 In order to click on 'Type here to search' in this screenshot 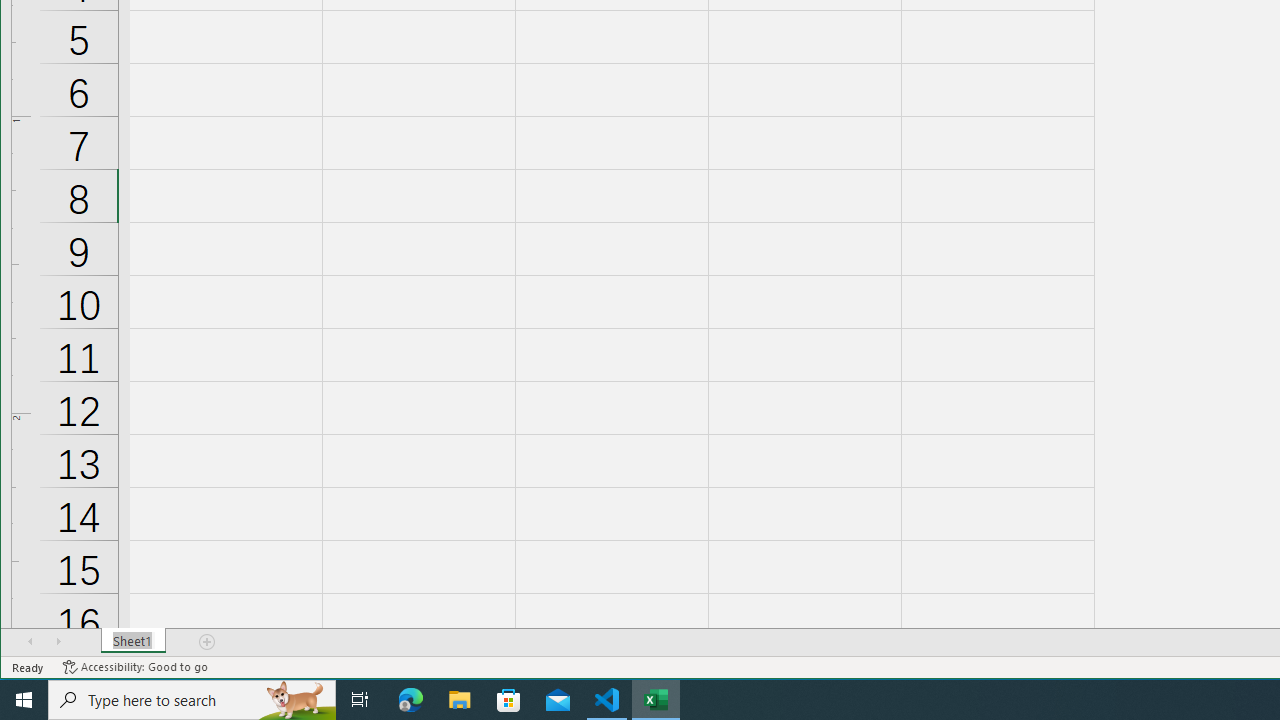, I will do `click(192, 698)`.